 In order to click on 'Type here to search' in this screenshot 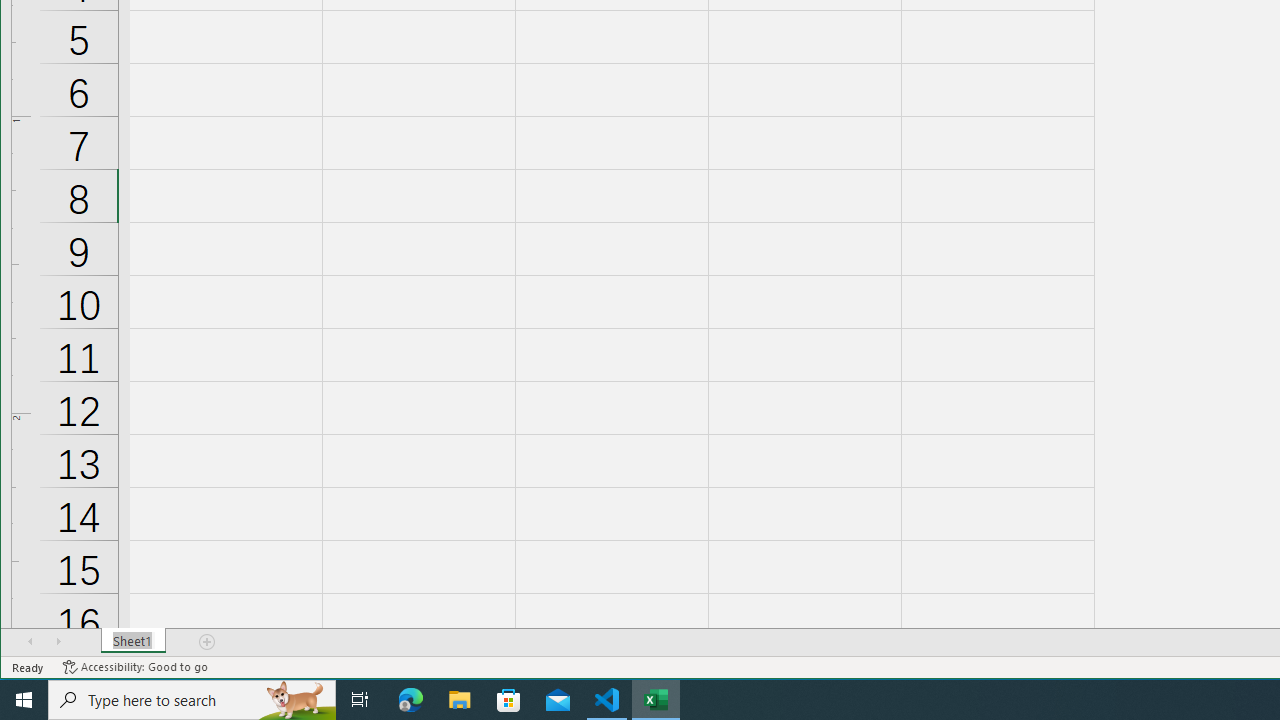, I will do `click(192, 698)`.